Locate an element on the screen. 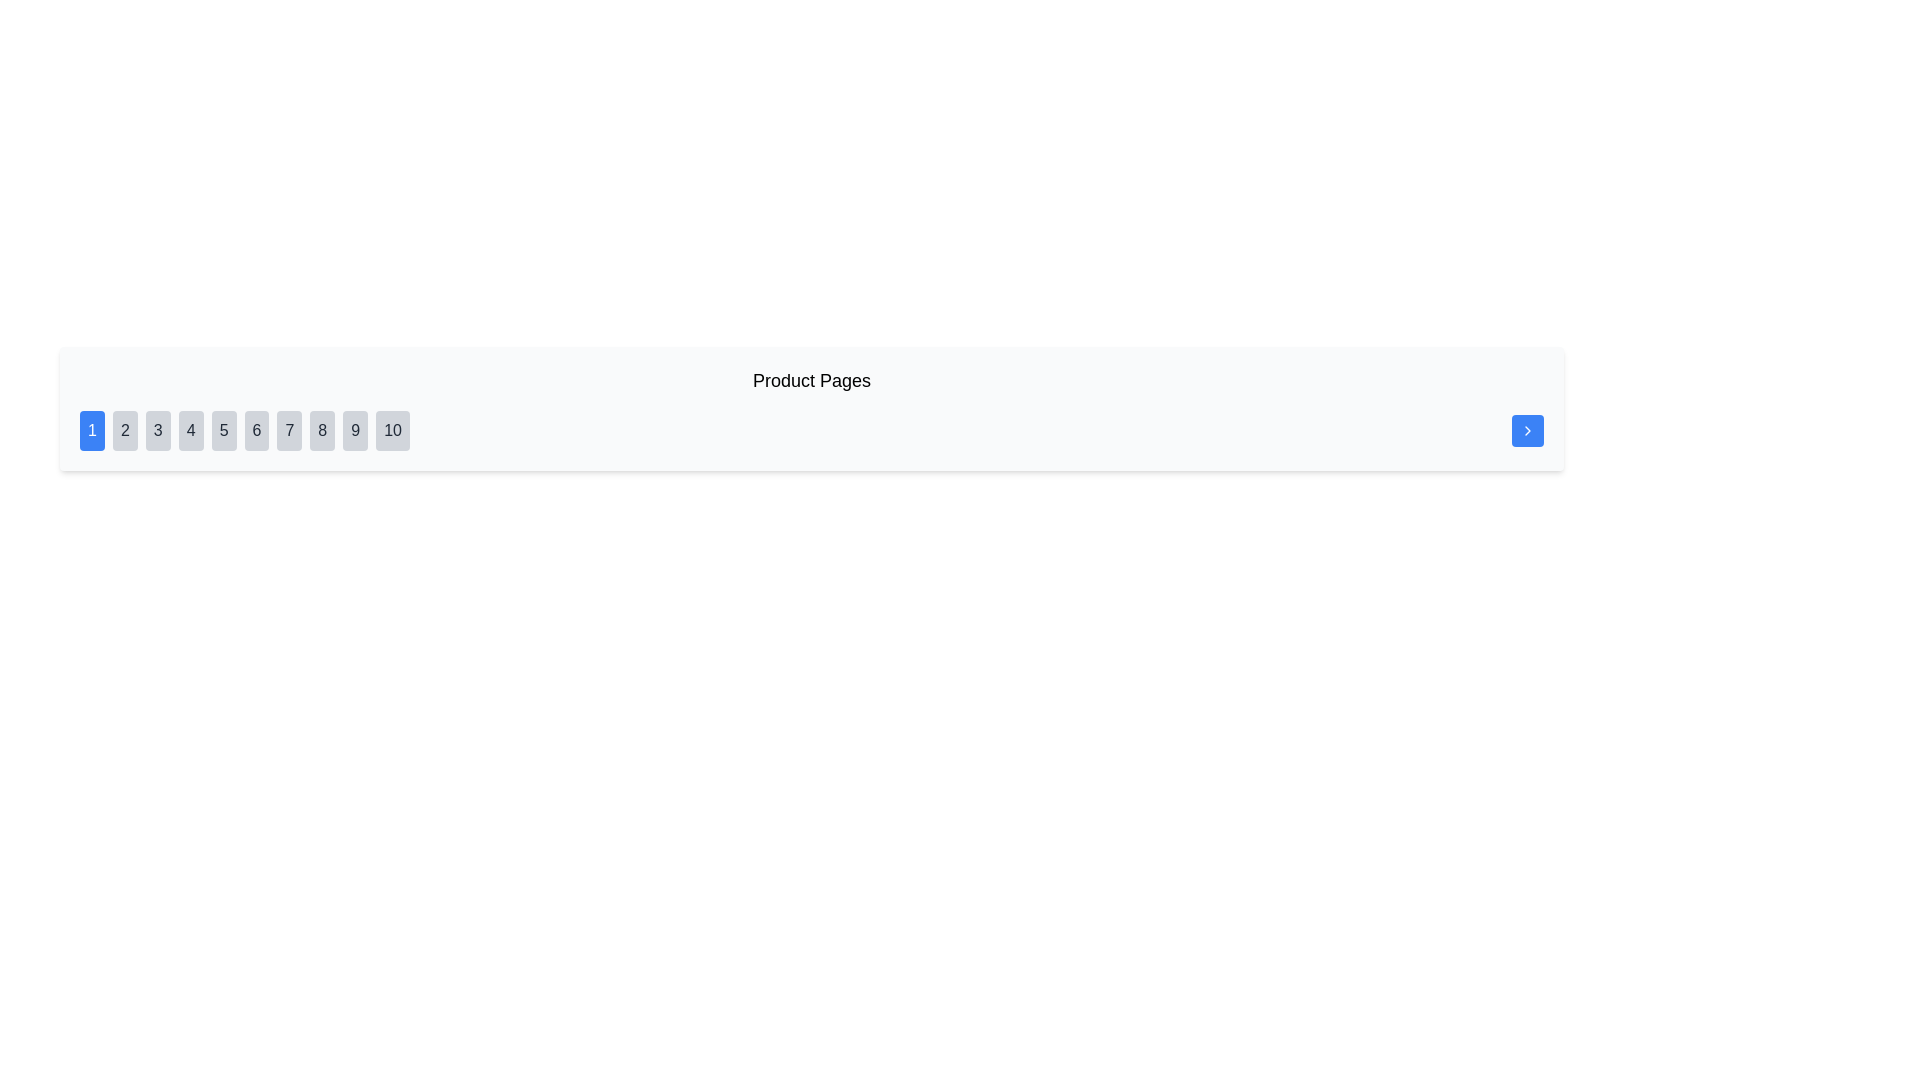 Image resolution: width=1920 pixels, height=1080 pixels. the rounded rectangular button labeled '10' with a gray background and dark gray text is located at coordinates (393, 430).